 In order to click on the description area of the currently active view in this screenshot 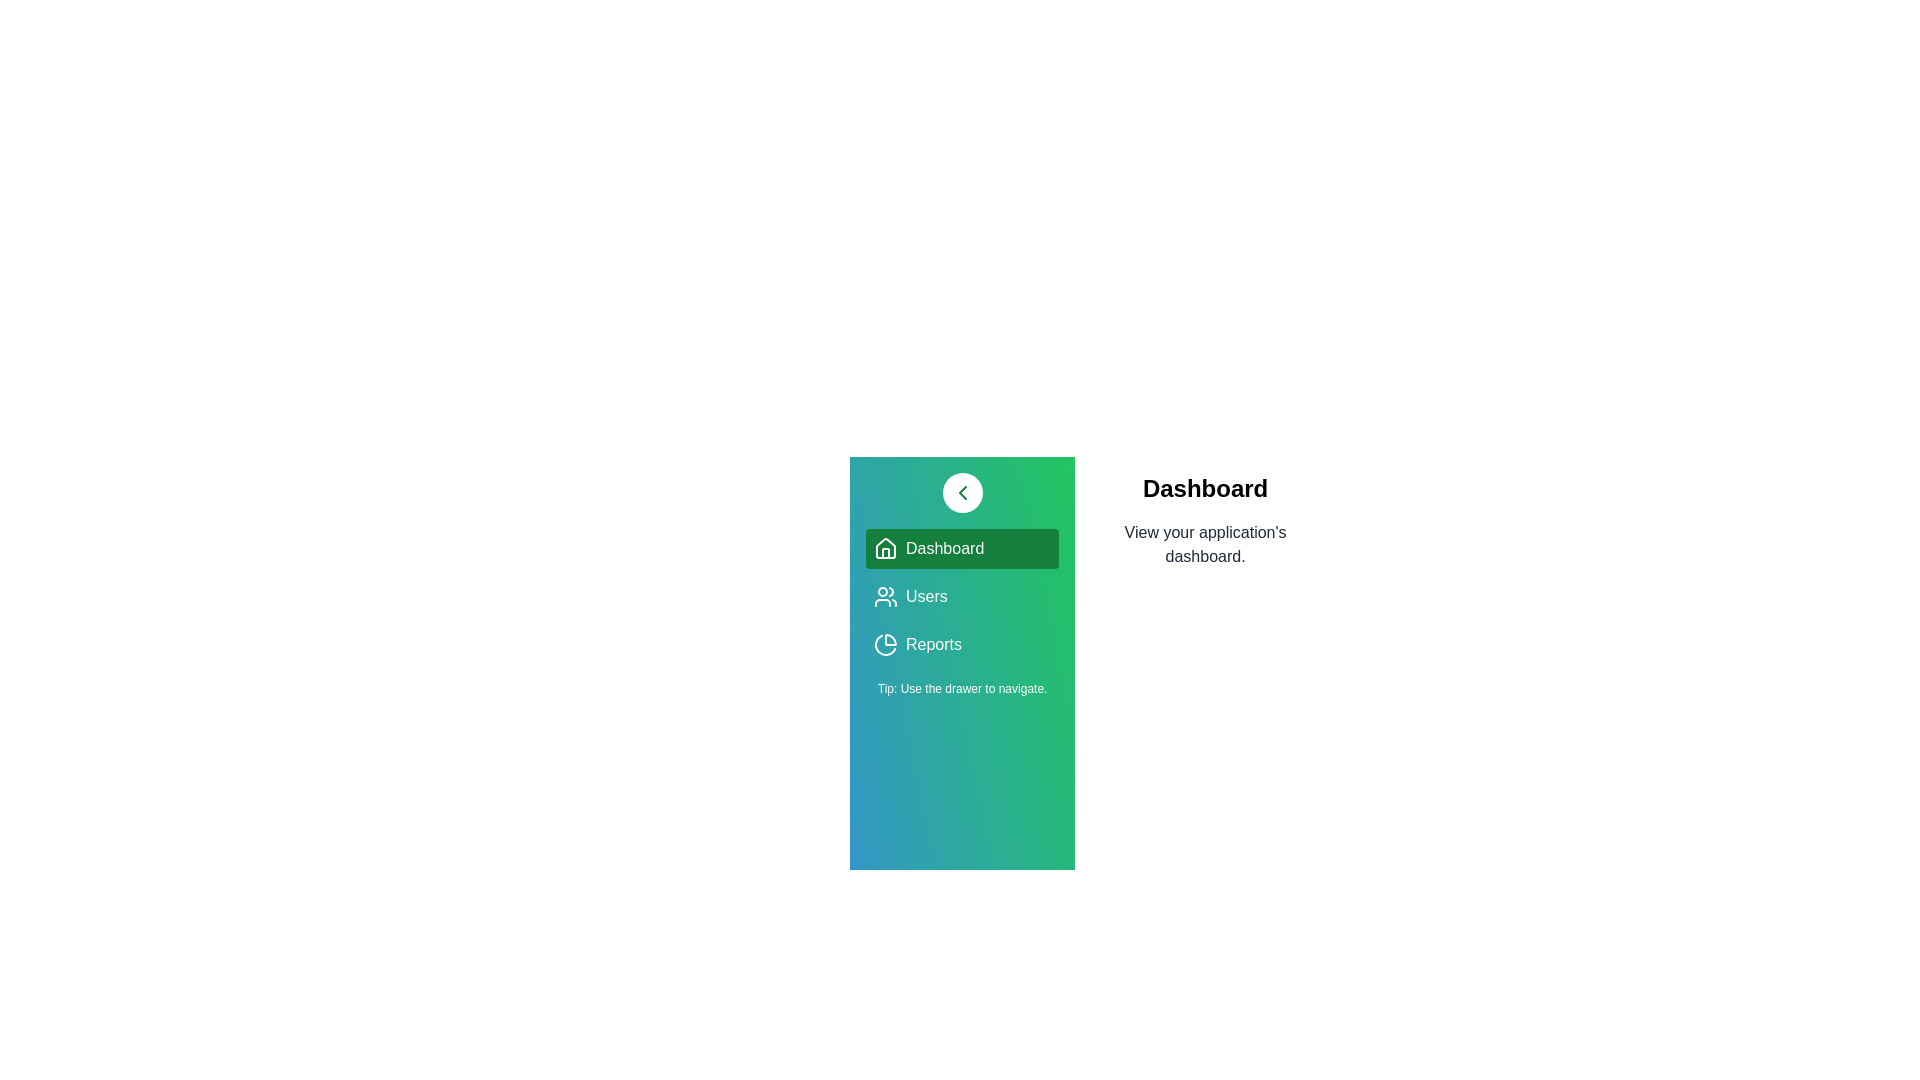, I will do `click(1203, 544)`.